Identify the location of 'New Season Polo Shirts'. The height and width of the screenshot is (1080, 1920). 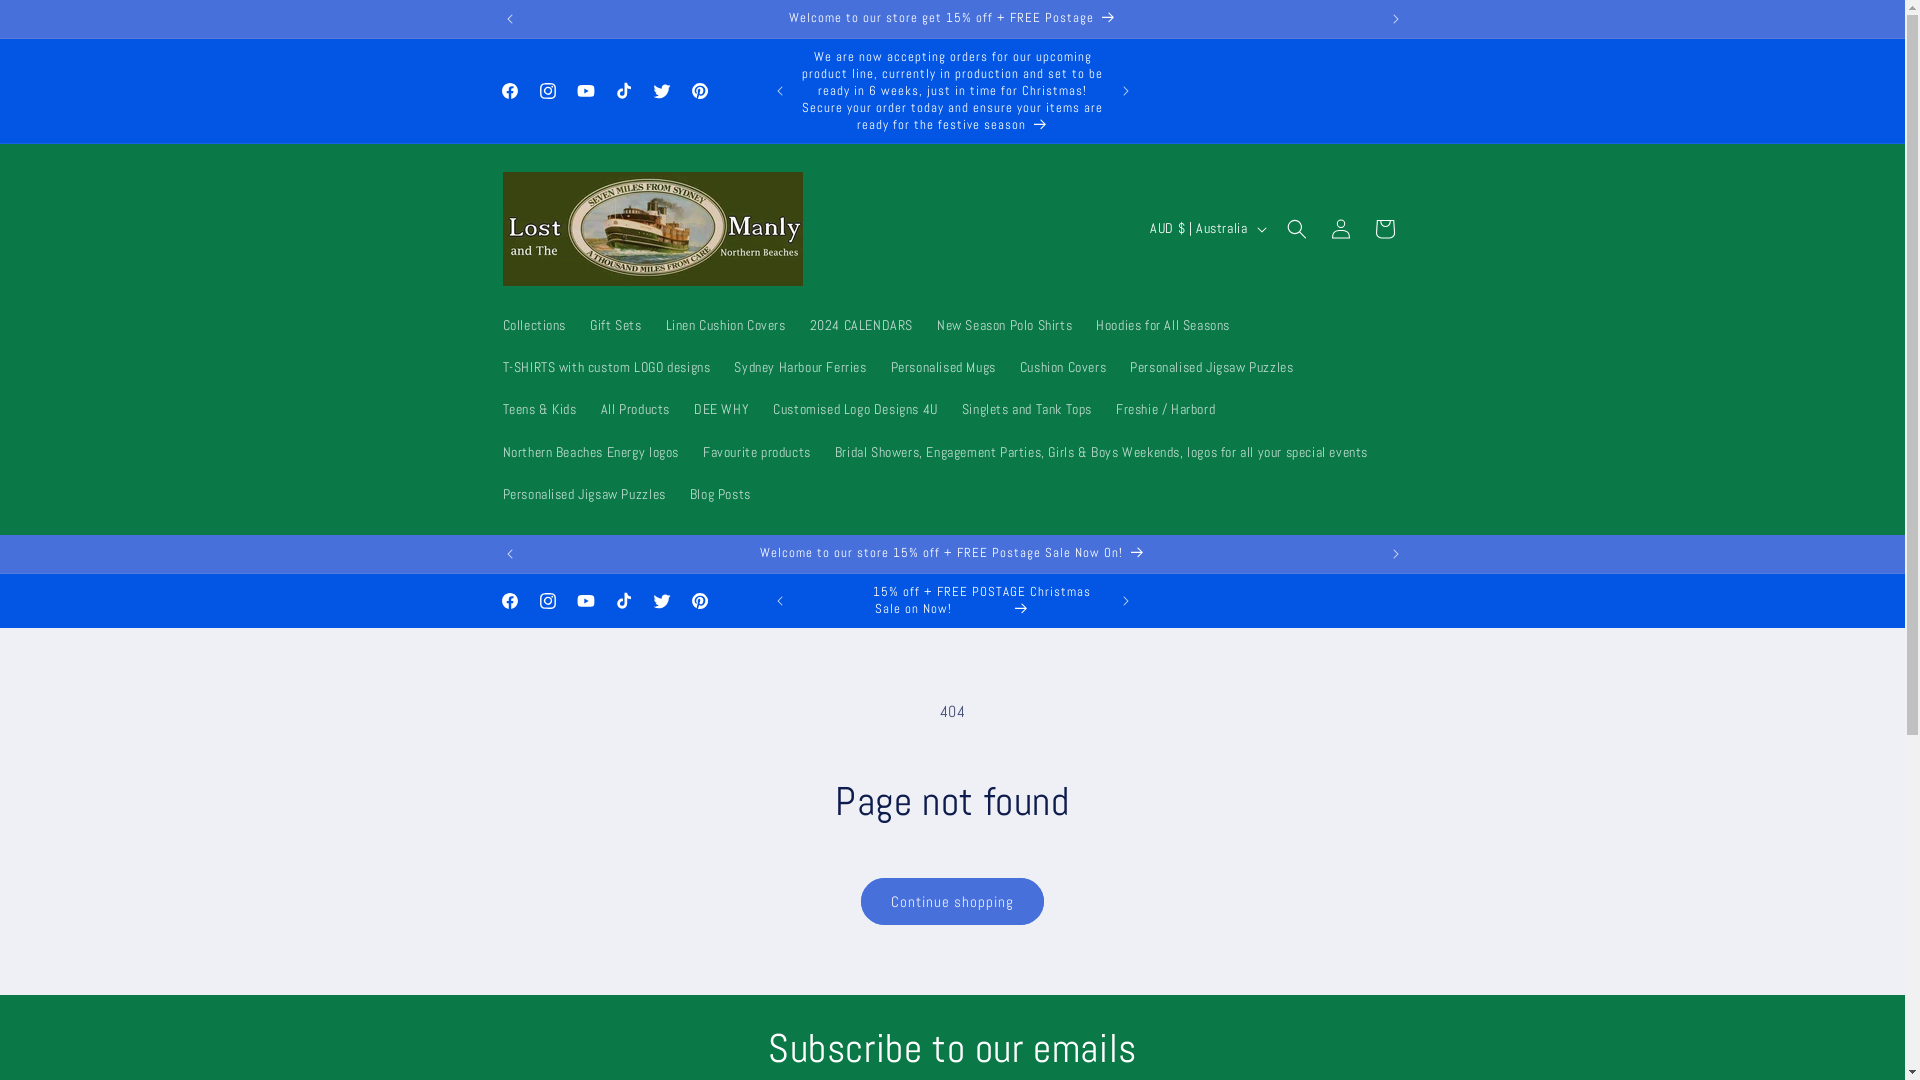
(1004, 323).